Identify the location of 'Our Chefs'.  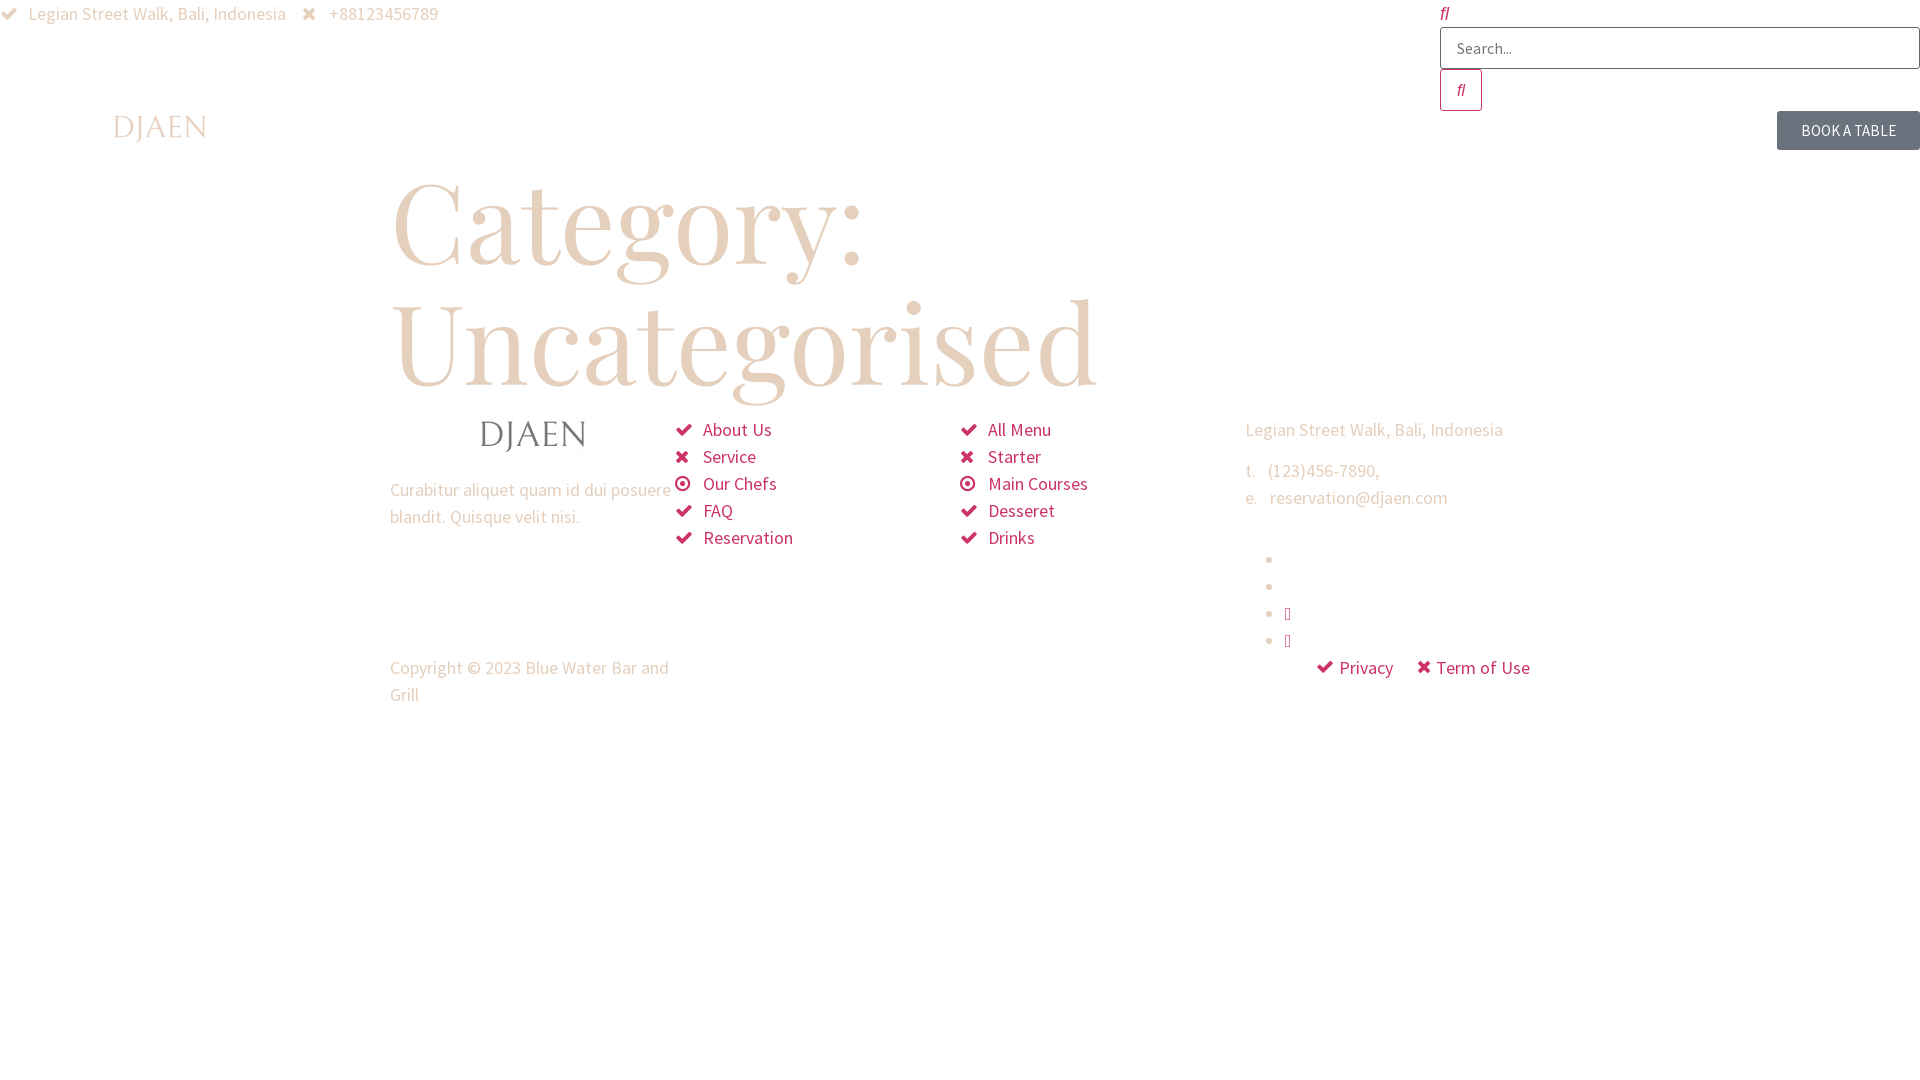
(817, 483).